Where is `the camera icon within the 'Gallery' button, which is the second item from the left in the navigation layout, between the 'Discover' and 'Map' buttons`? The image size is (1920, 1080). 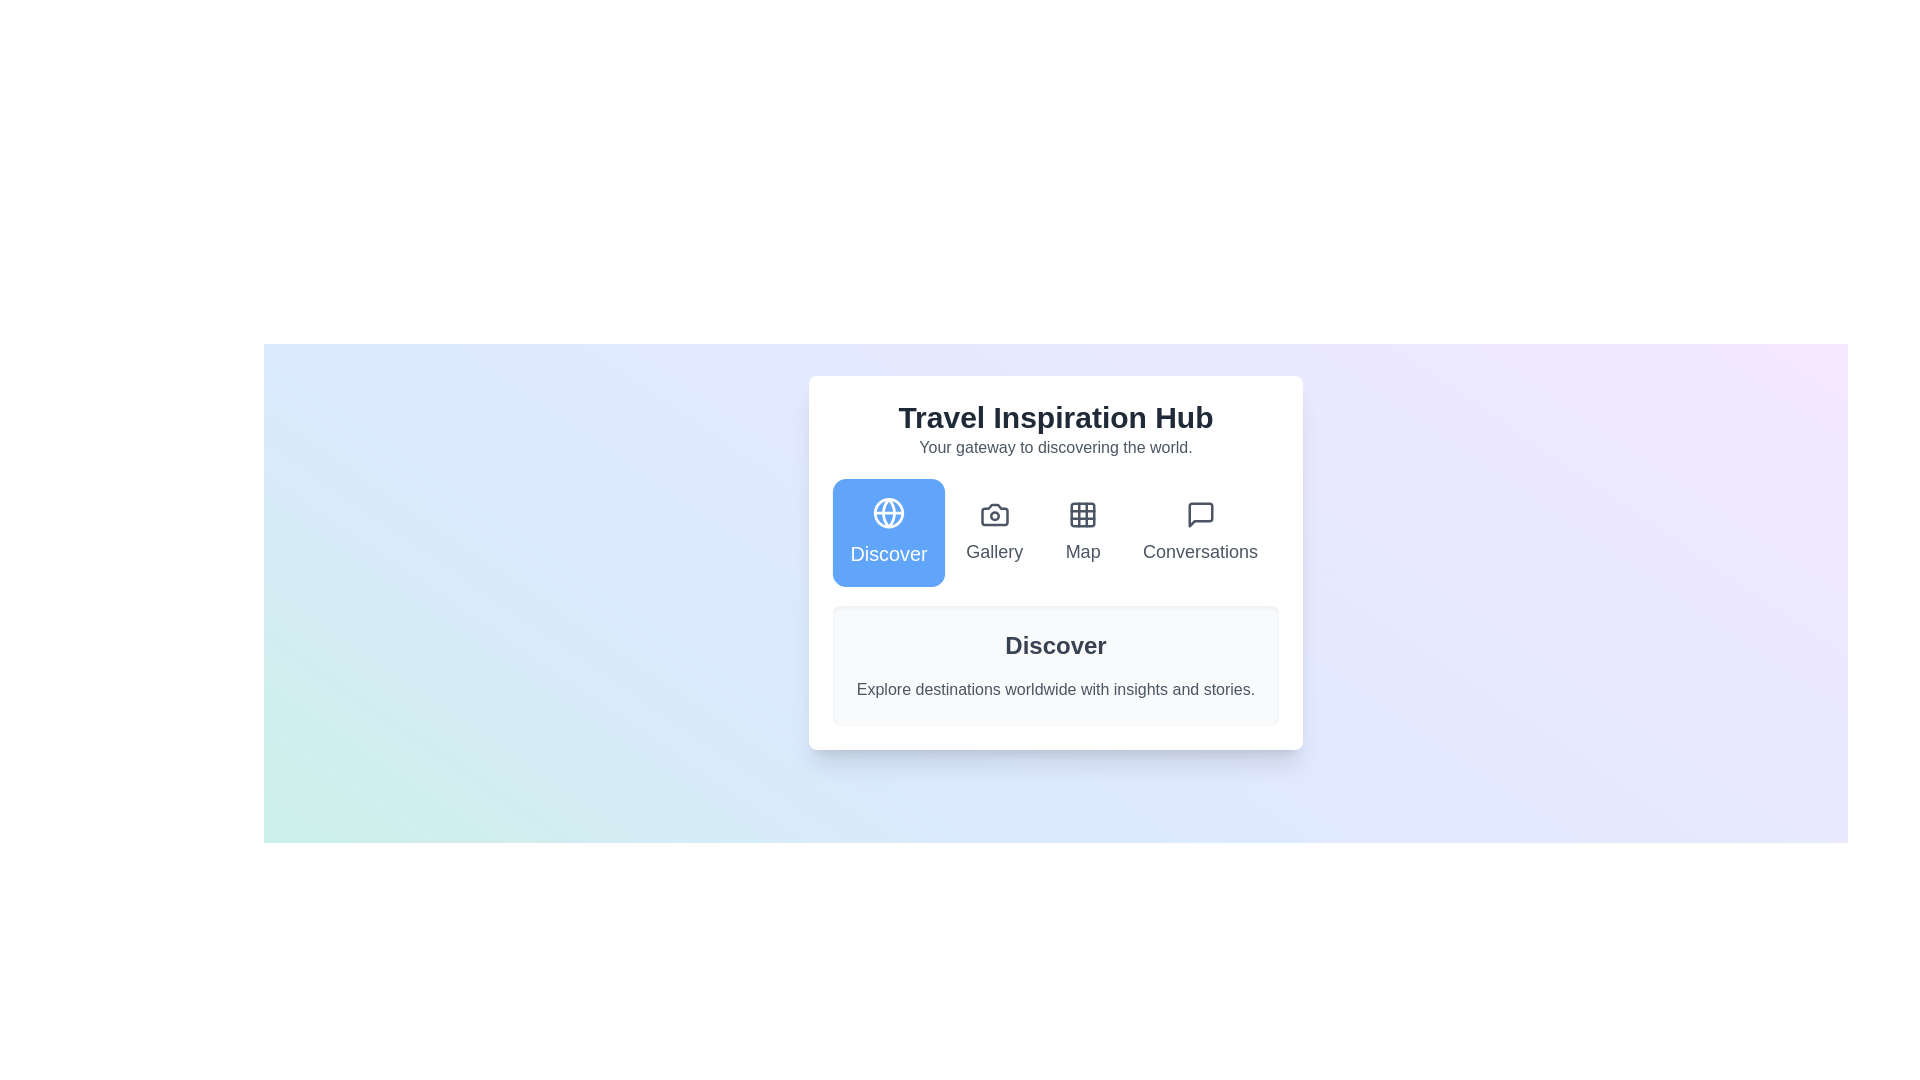
the camera icon within the 'Gallery' button, which is the second item from the left in the navigation layout, between the 'Discover' and 'Map' buttons is located at coordinates (994, 514).